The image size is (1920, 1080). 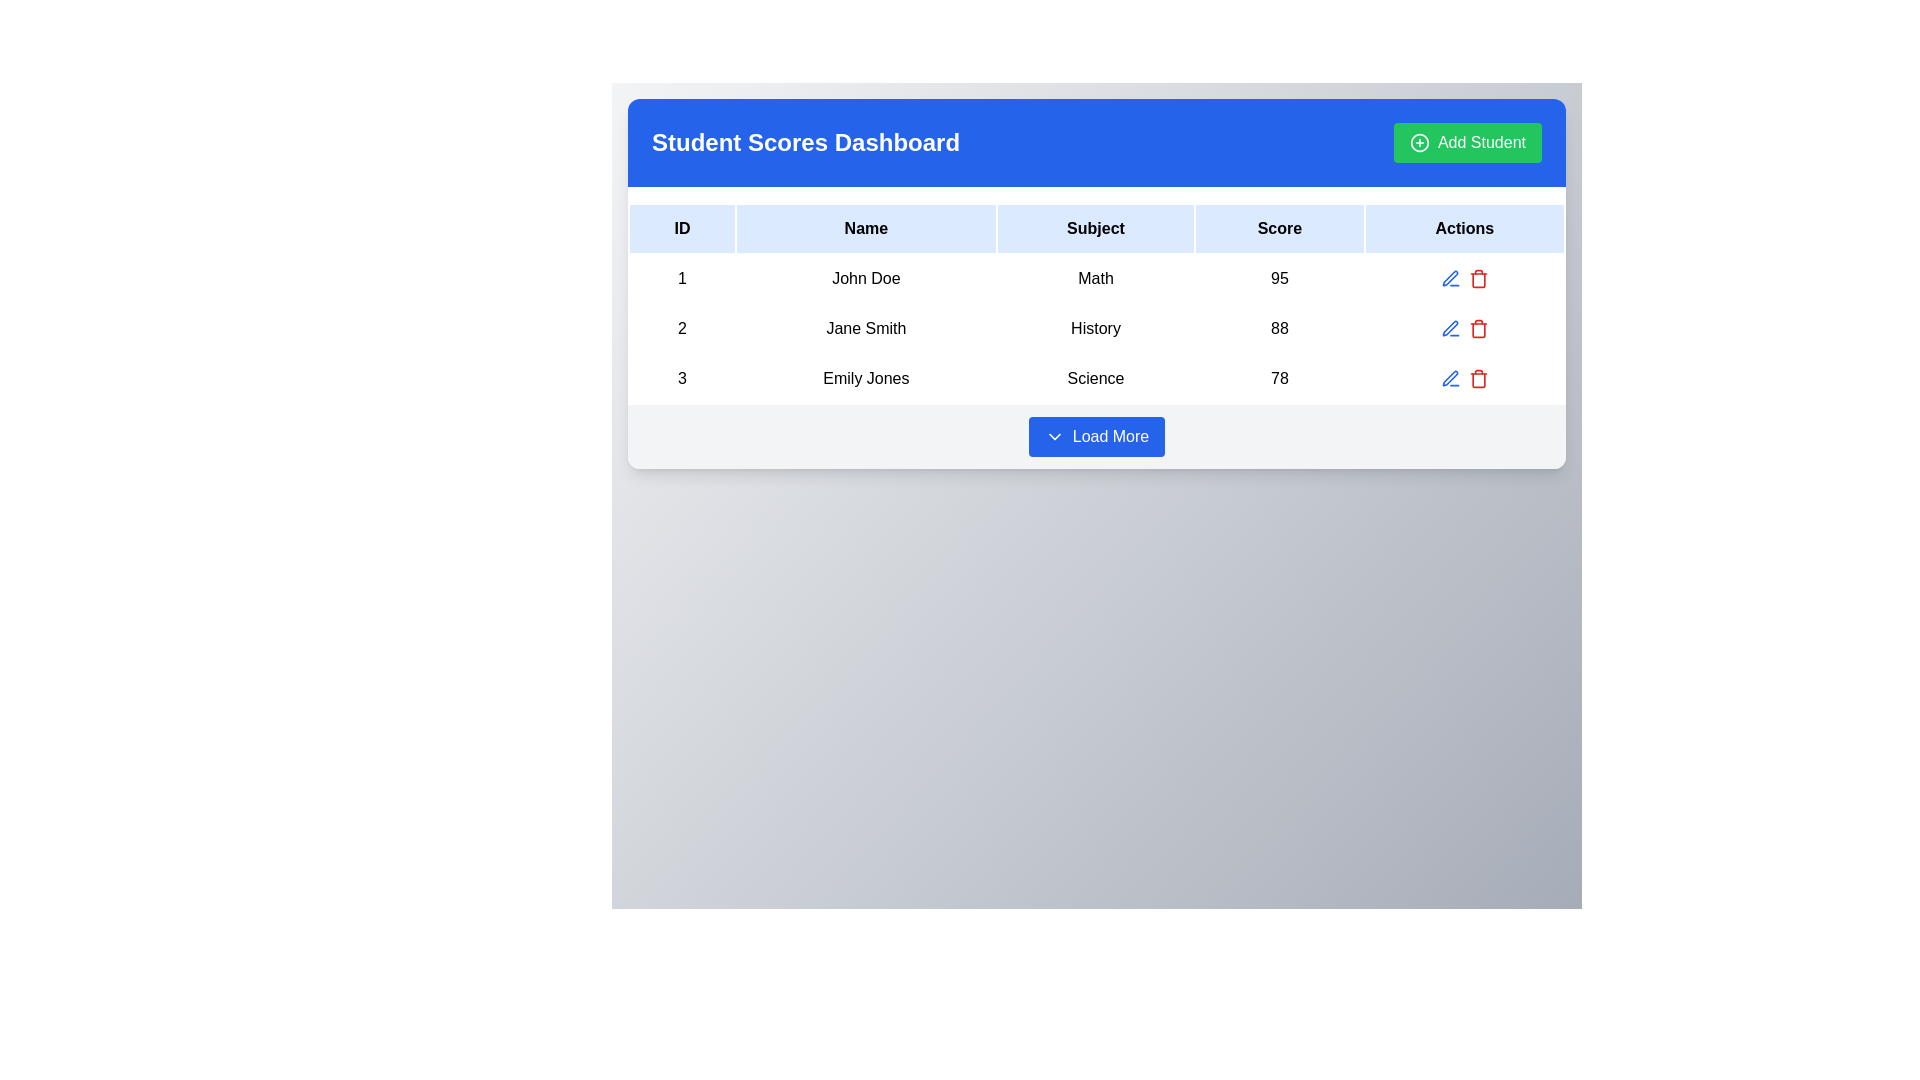 I want to click on the text displaying the number '2' in black color, which is located in the first column of the second row of the table under the 'Student Scores Dashboard', so click(x=682, y=327).